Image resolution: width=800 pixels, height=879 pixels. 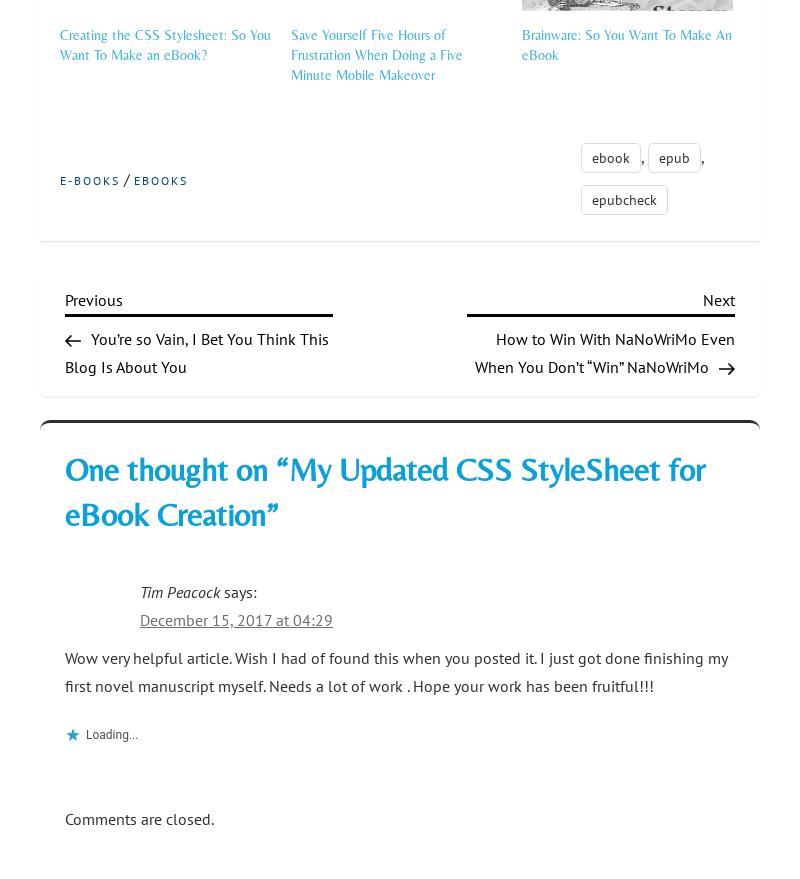 I want to click on 'ebook', so click(x=610, y=157).